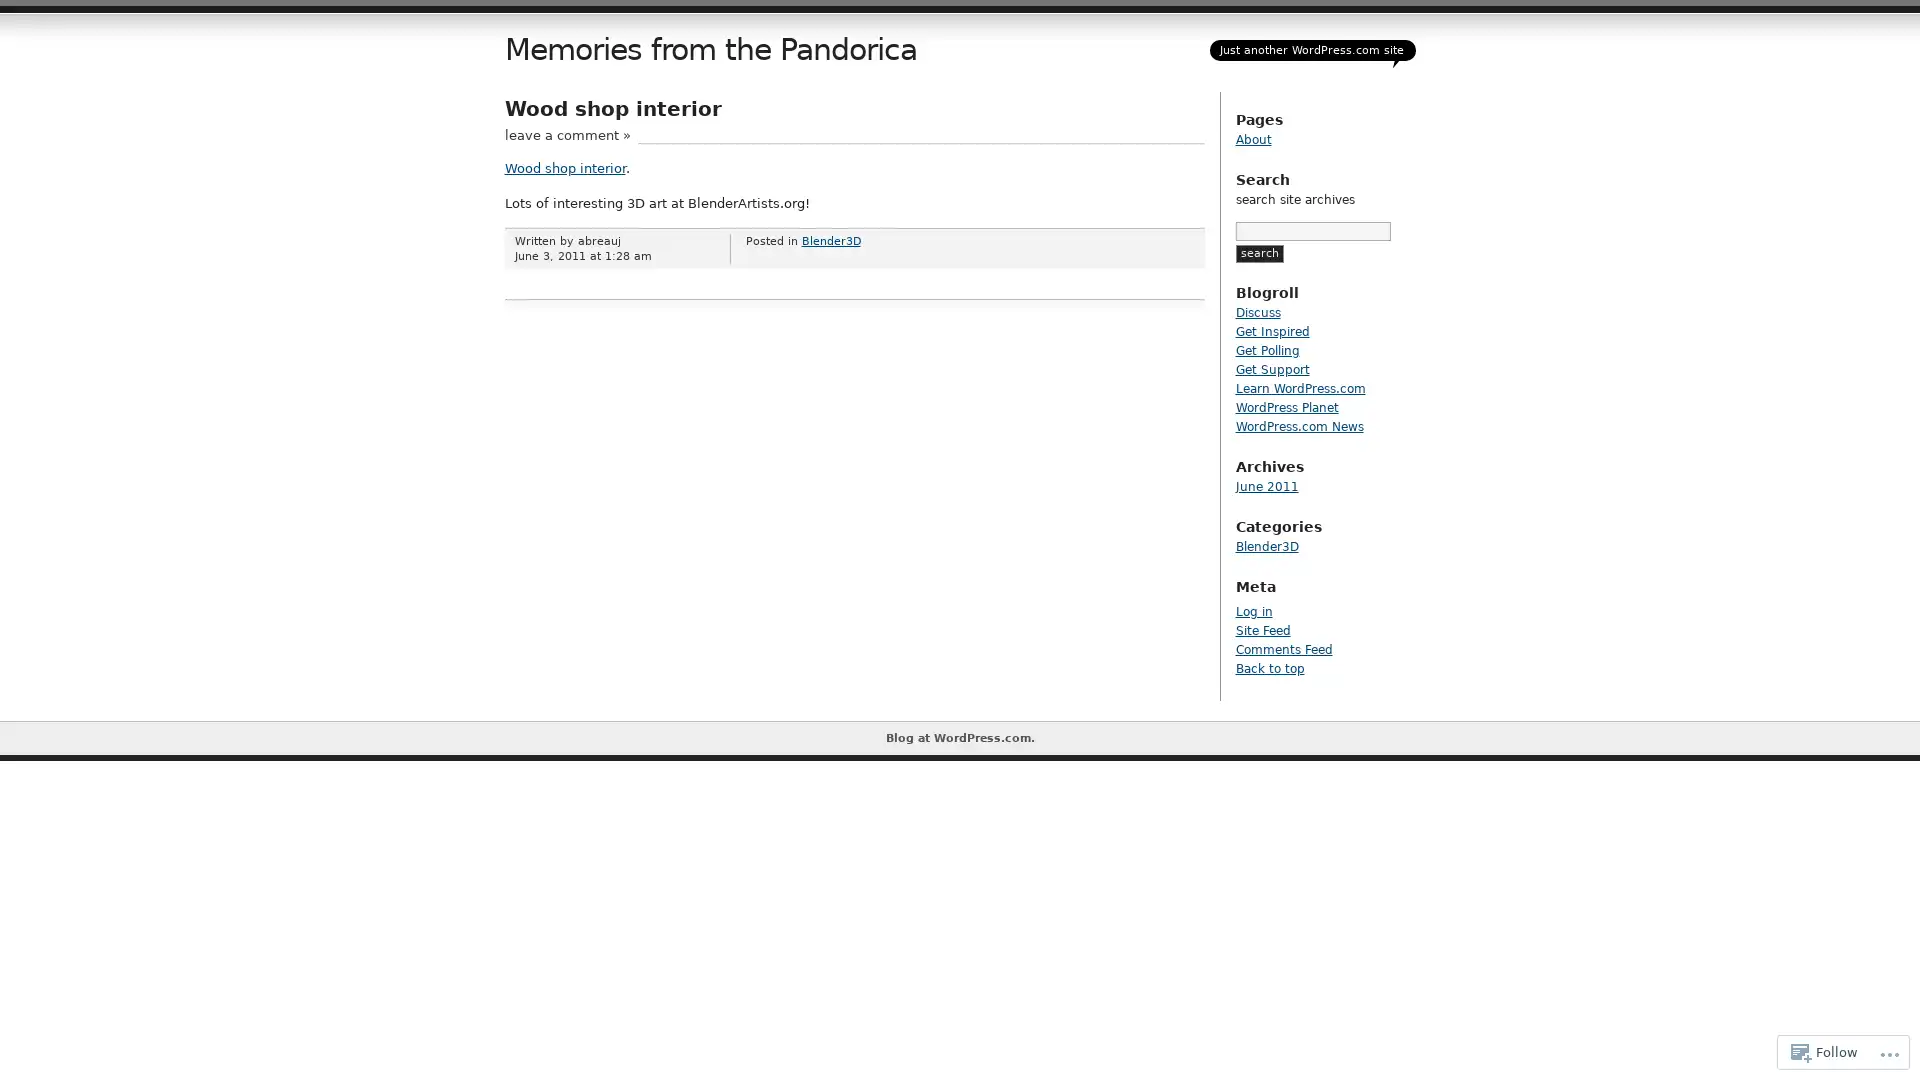  What do you see at coordinates (1257, 253) in the screenshot?
I see `search` at bounding box center [1257, 253].